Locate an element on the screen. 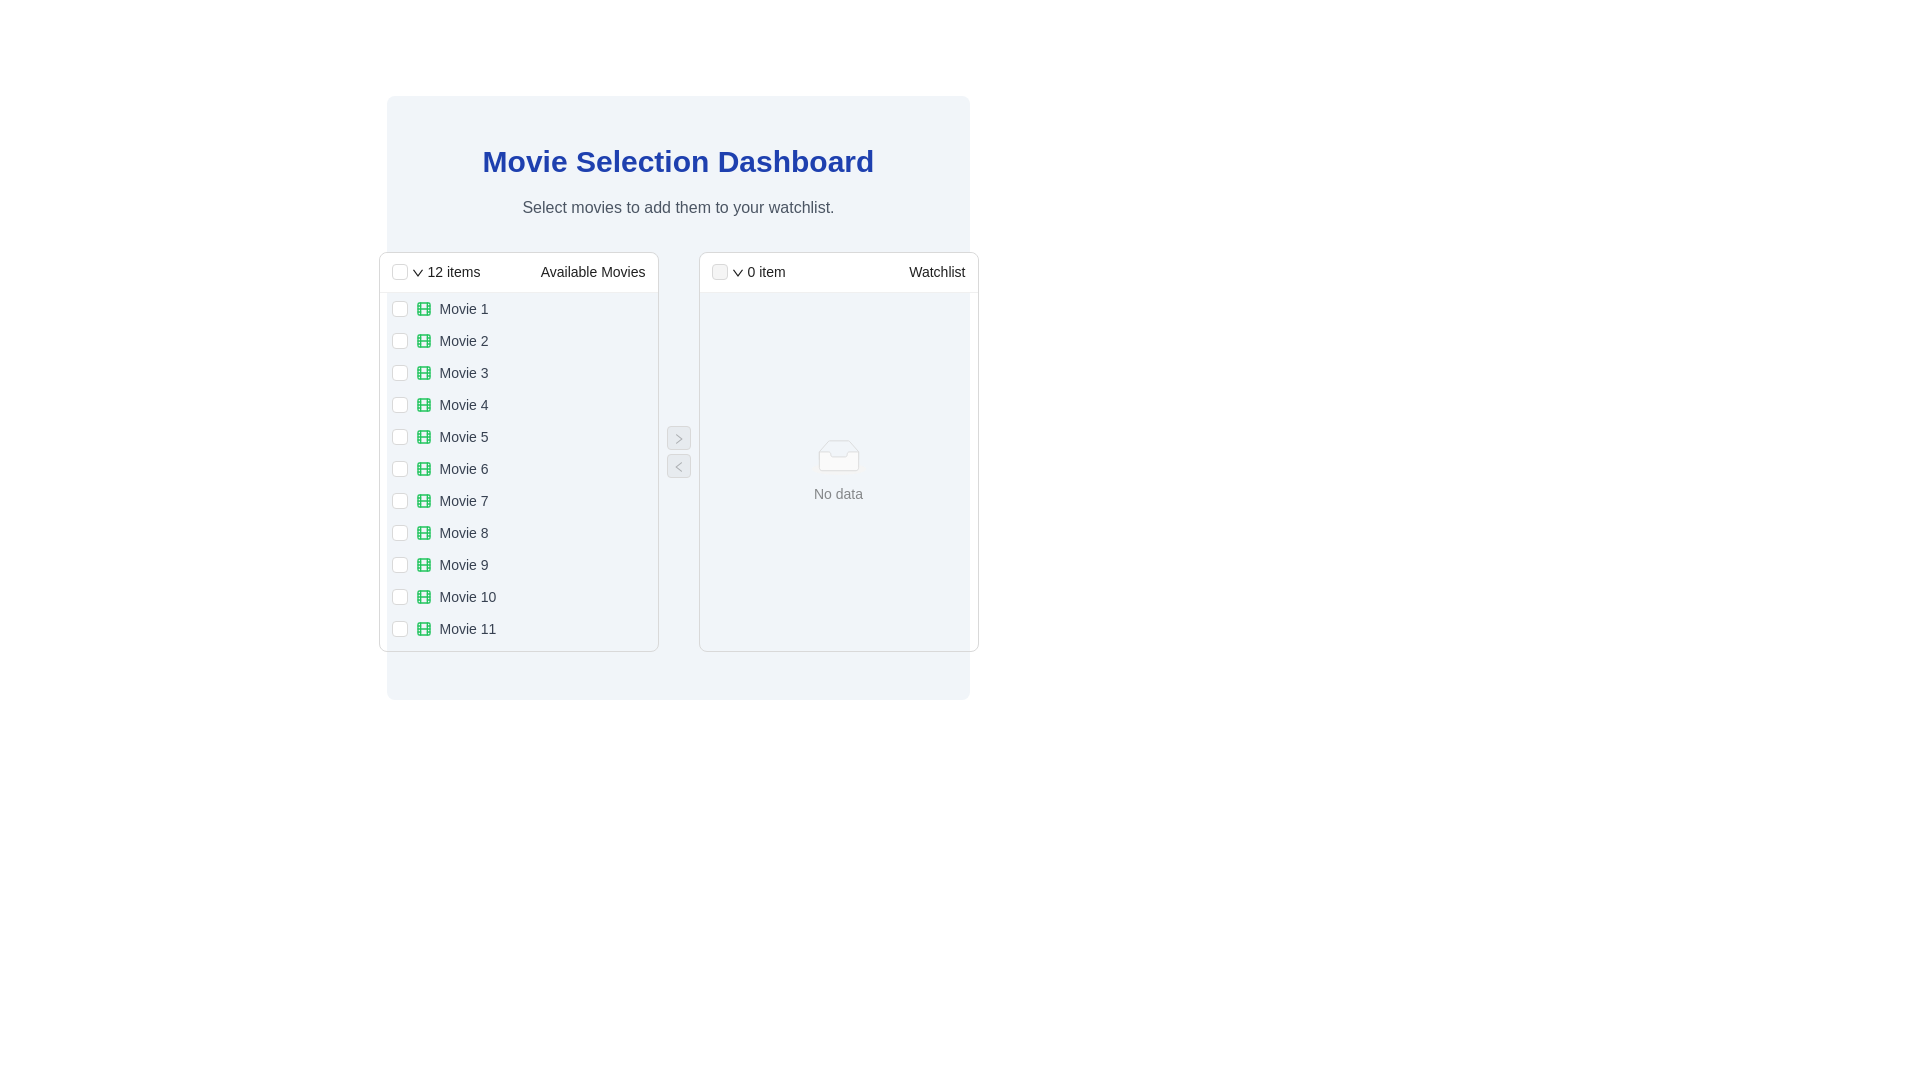 The image size is (1920, 1080). the selectable checkbox located at the leftmost side of the header section labeled '12 items Available Movies' is located at coordinates (399, 272).